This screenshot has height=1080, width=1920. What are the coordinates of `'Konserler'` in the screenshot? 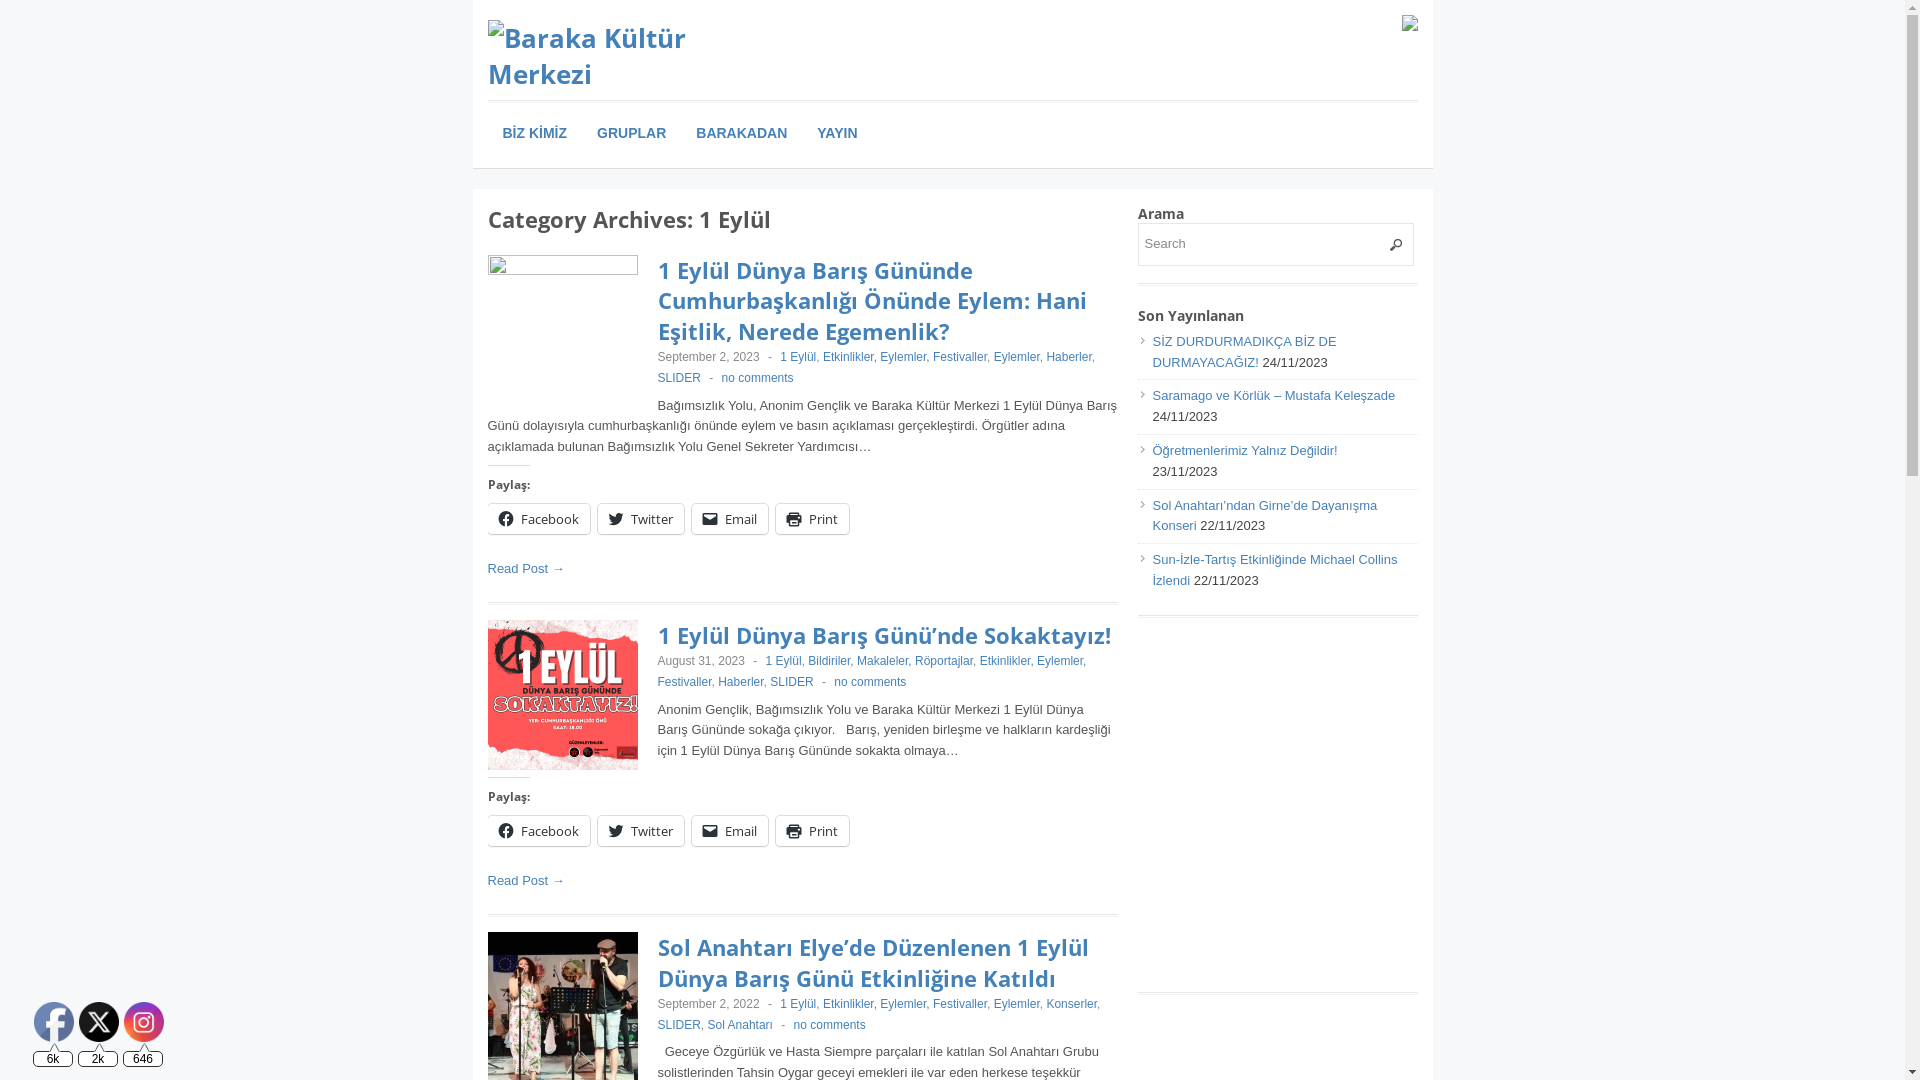 It's located at (1070, 1003).